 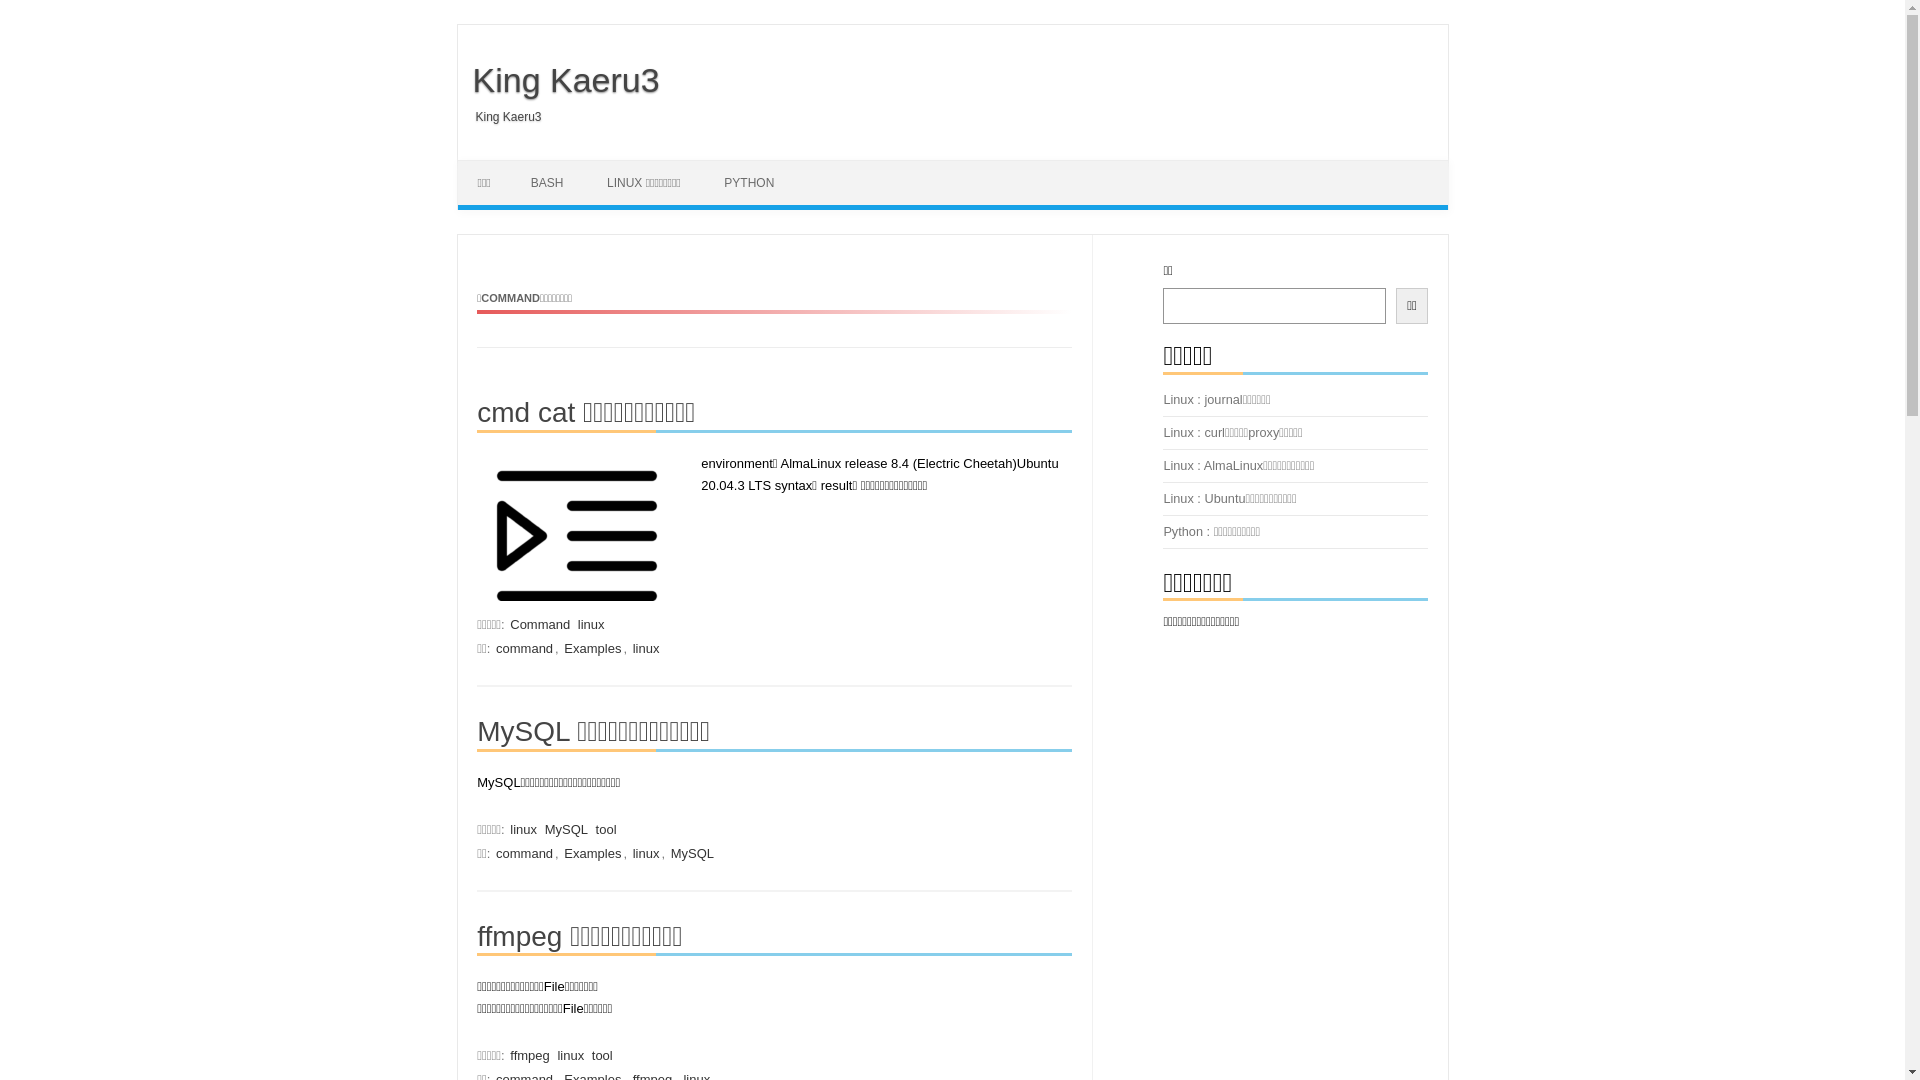 What do you see at coordinates (565, 829) in the screenshot?
I see `'MySQL'` at bounding box center [565, 829].